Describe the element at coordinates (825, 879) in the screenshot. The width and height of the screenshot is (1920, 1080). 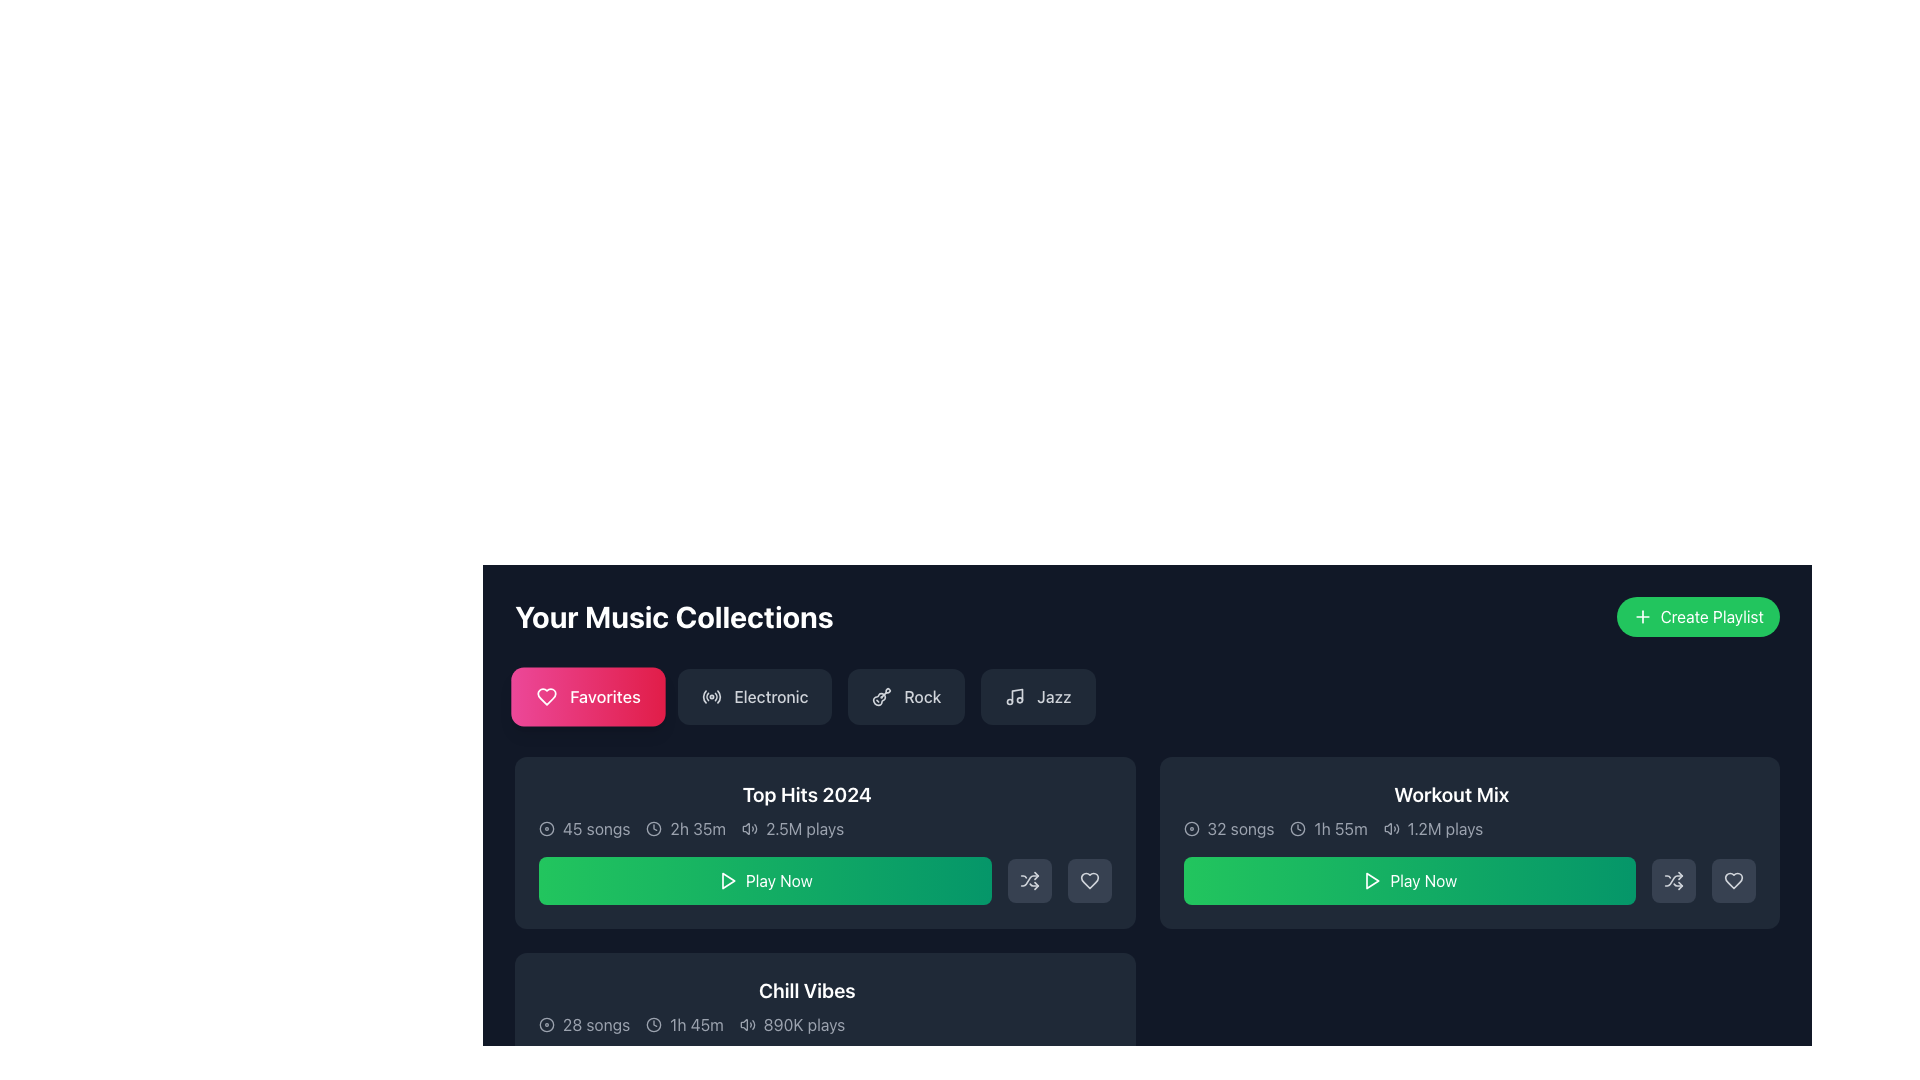
I see `the 'Play Now' button with a gradient green background in the 'Top Hits 2024' section` at that location.